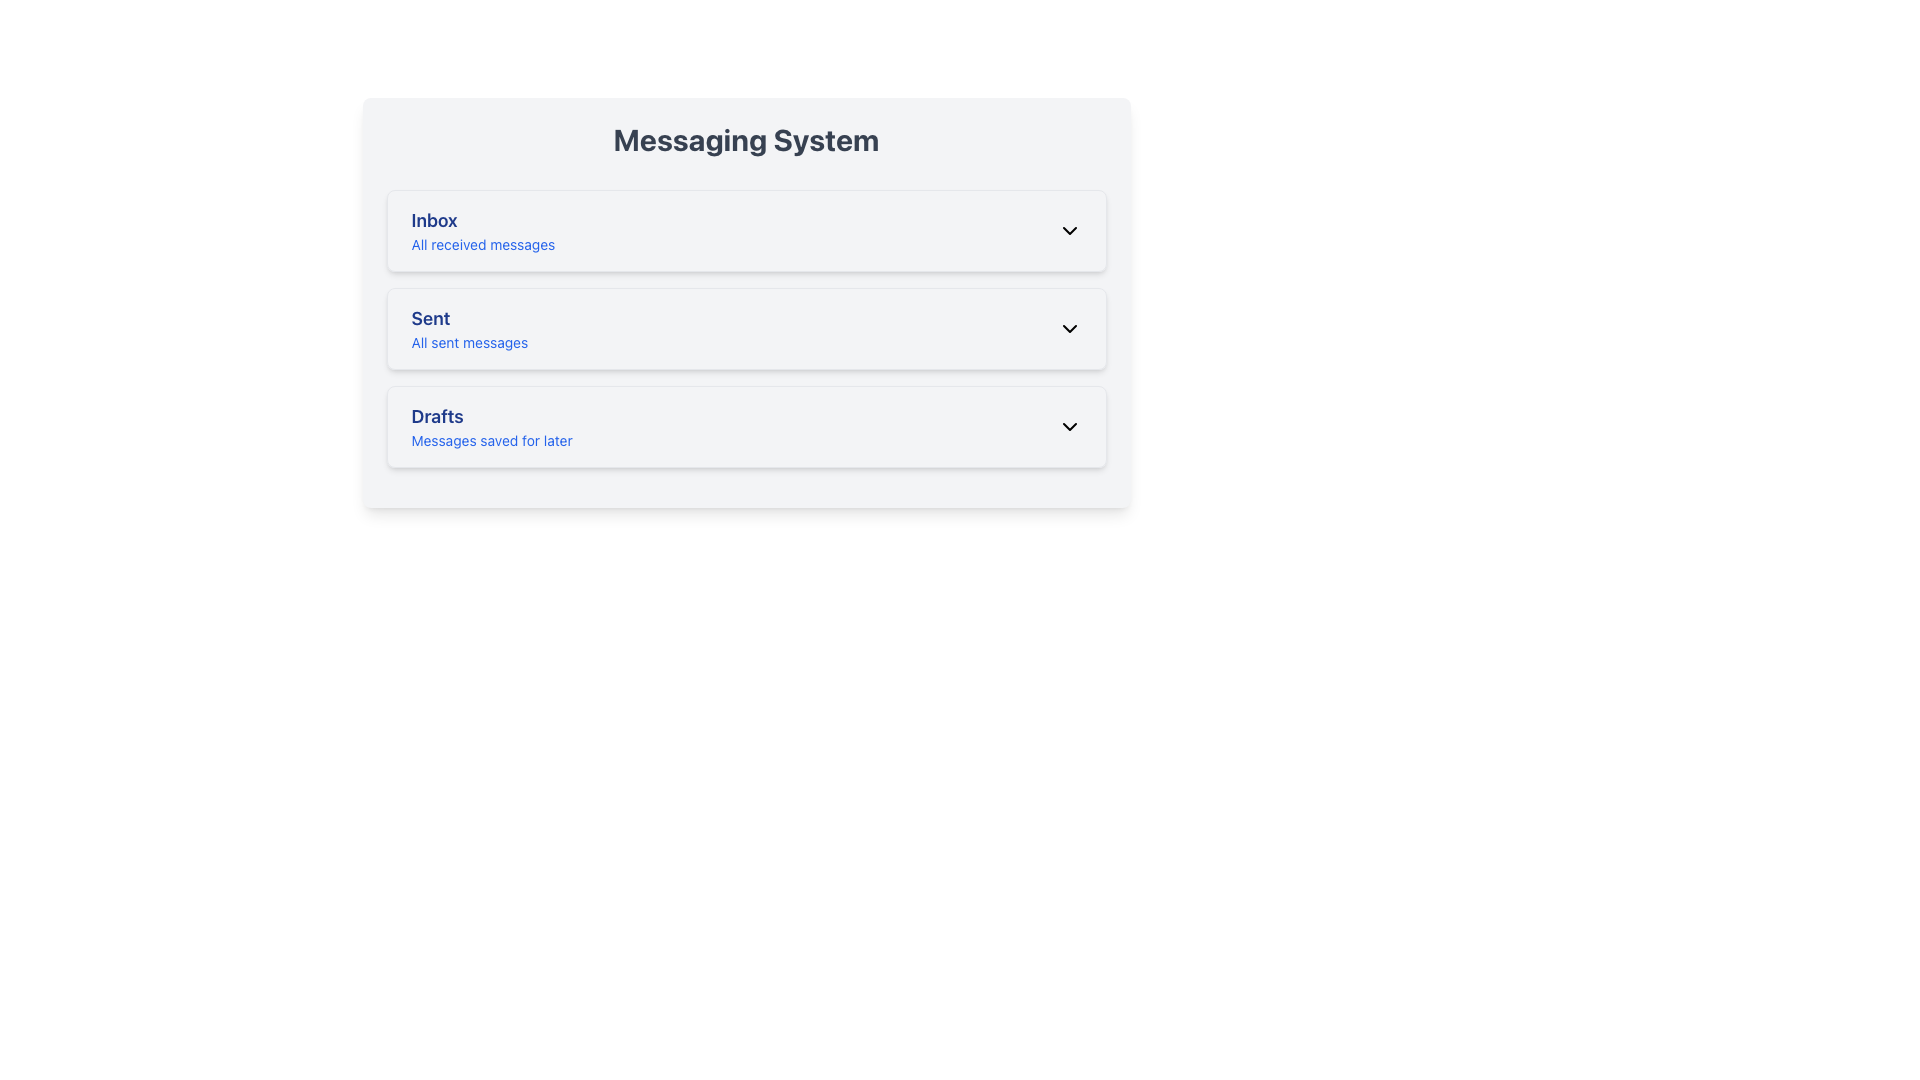  Describe the element at coordinates (1068, 230) in the screenshot. I see `the chevron icon positioned to the far right of the 'Inbox' section` at that location.